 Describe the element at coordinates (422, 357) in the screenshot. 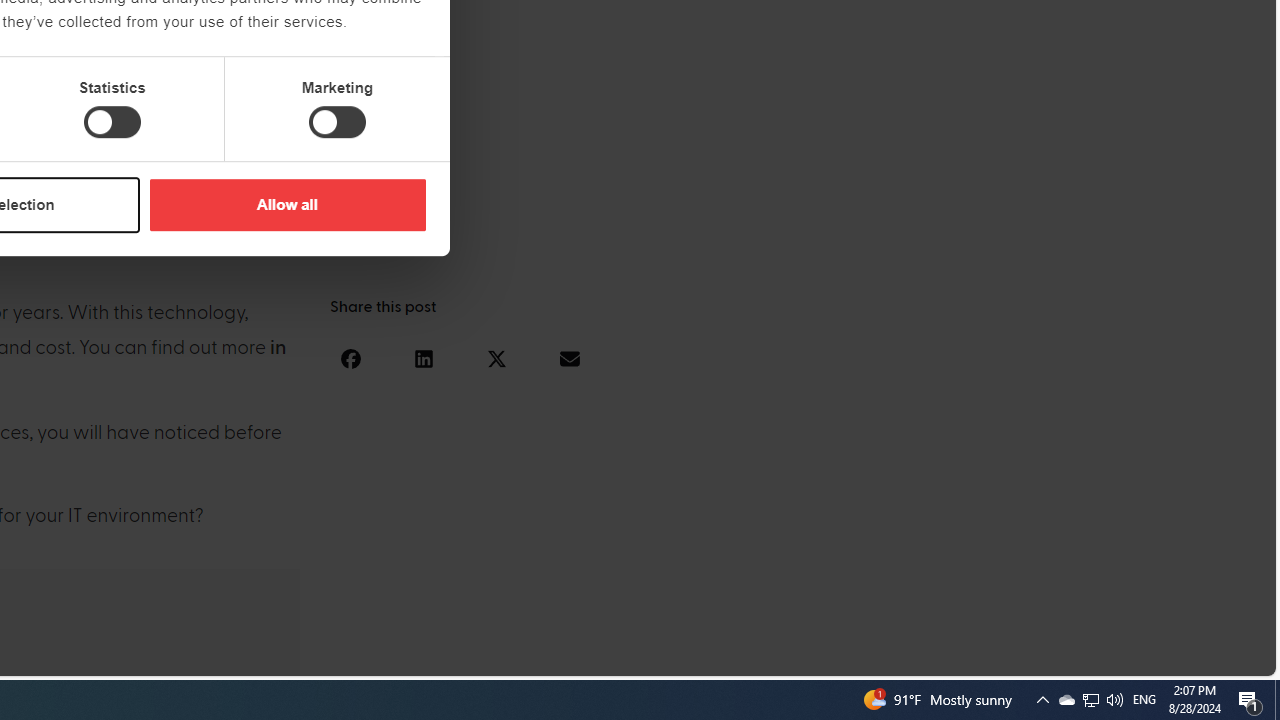

I see `'Share on linkedin'` at that location.